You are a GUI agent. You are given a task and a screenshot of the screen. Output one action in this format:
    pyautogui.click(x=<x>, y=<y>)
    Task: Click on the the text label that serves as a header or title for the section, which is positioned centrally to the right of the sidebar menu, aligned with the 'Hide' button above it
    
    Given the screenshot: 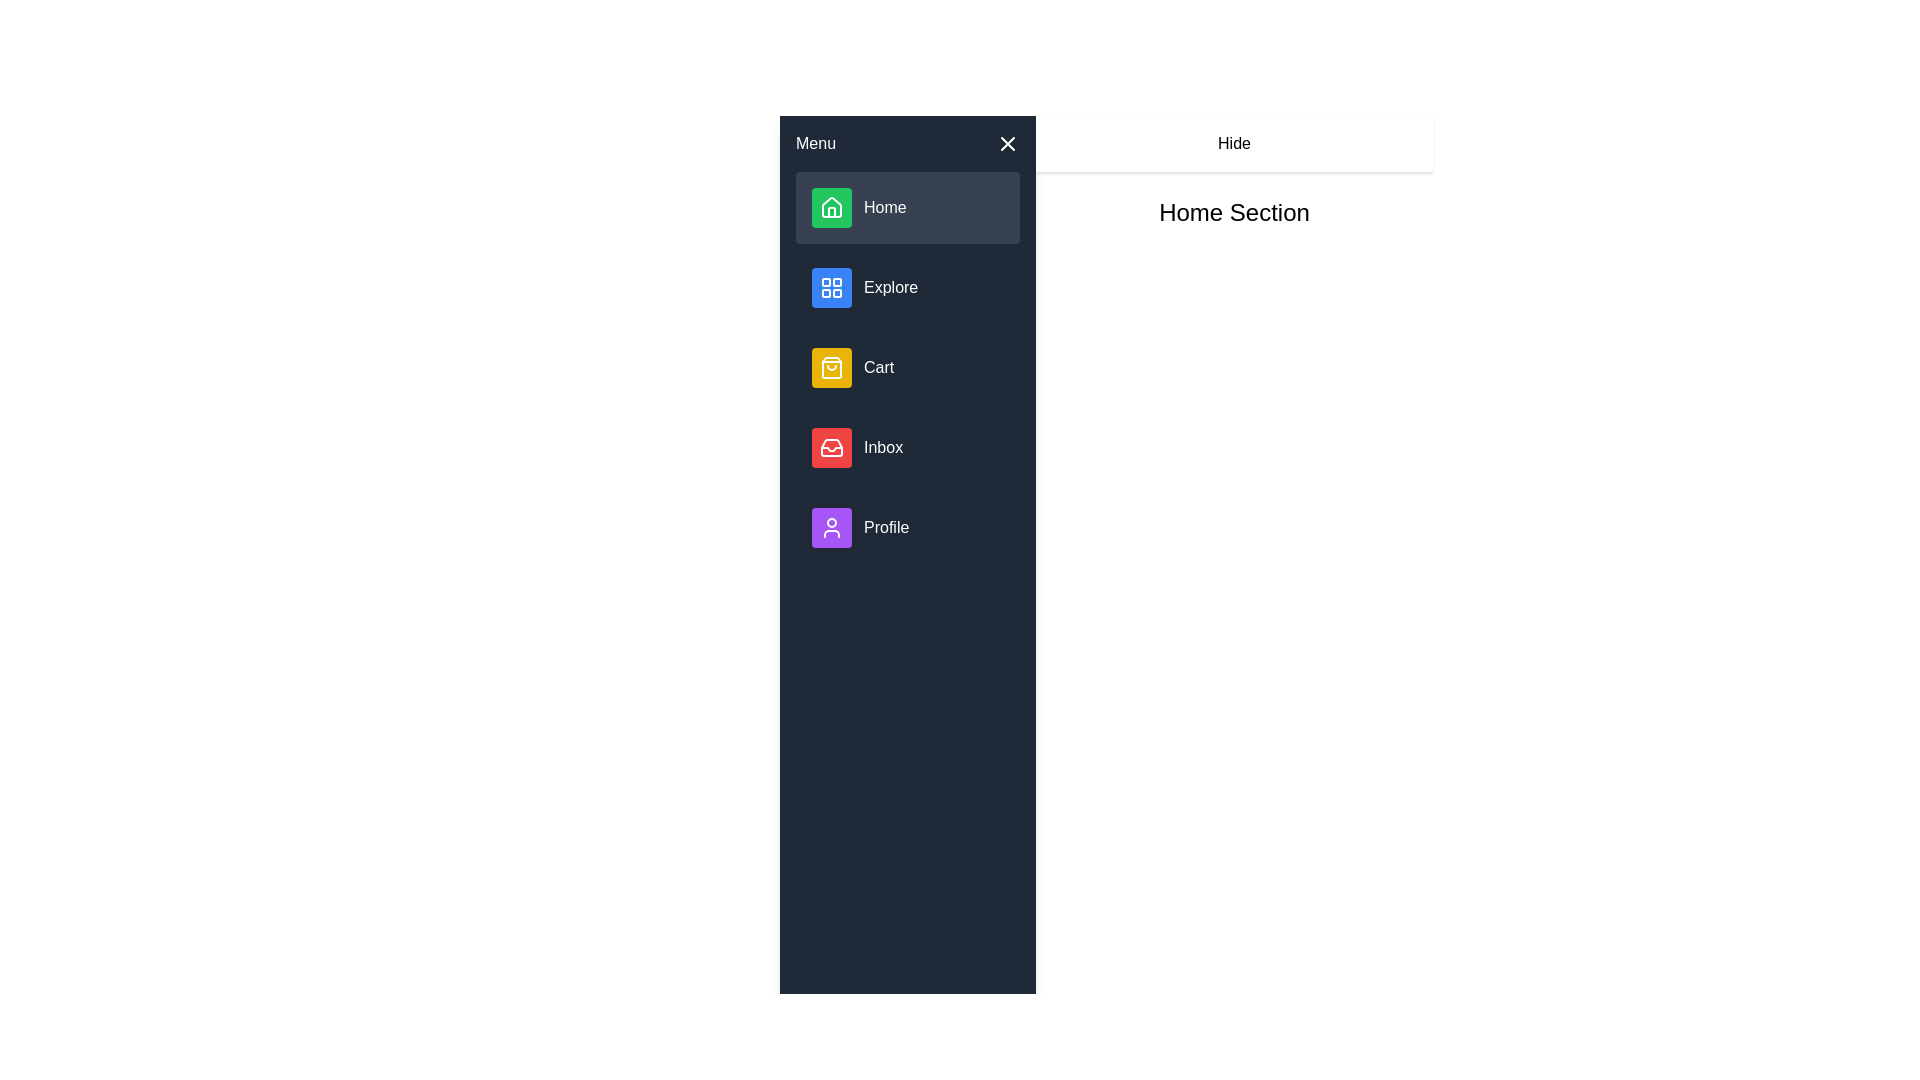 What is the action you would take?
    pyautogui.click(x=1233, y=212)
    